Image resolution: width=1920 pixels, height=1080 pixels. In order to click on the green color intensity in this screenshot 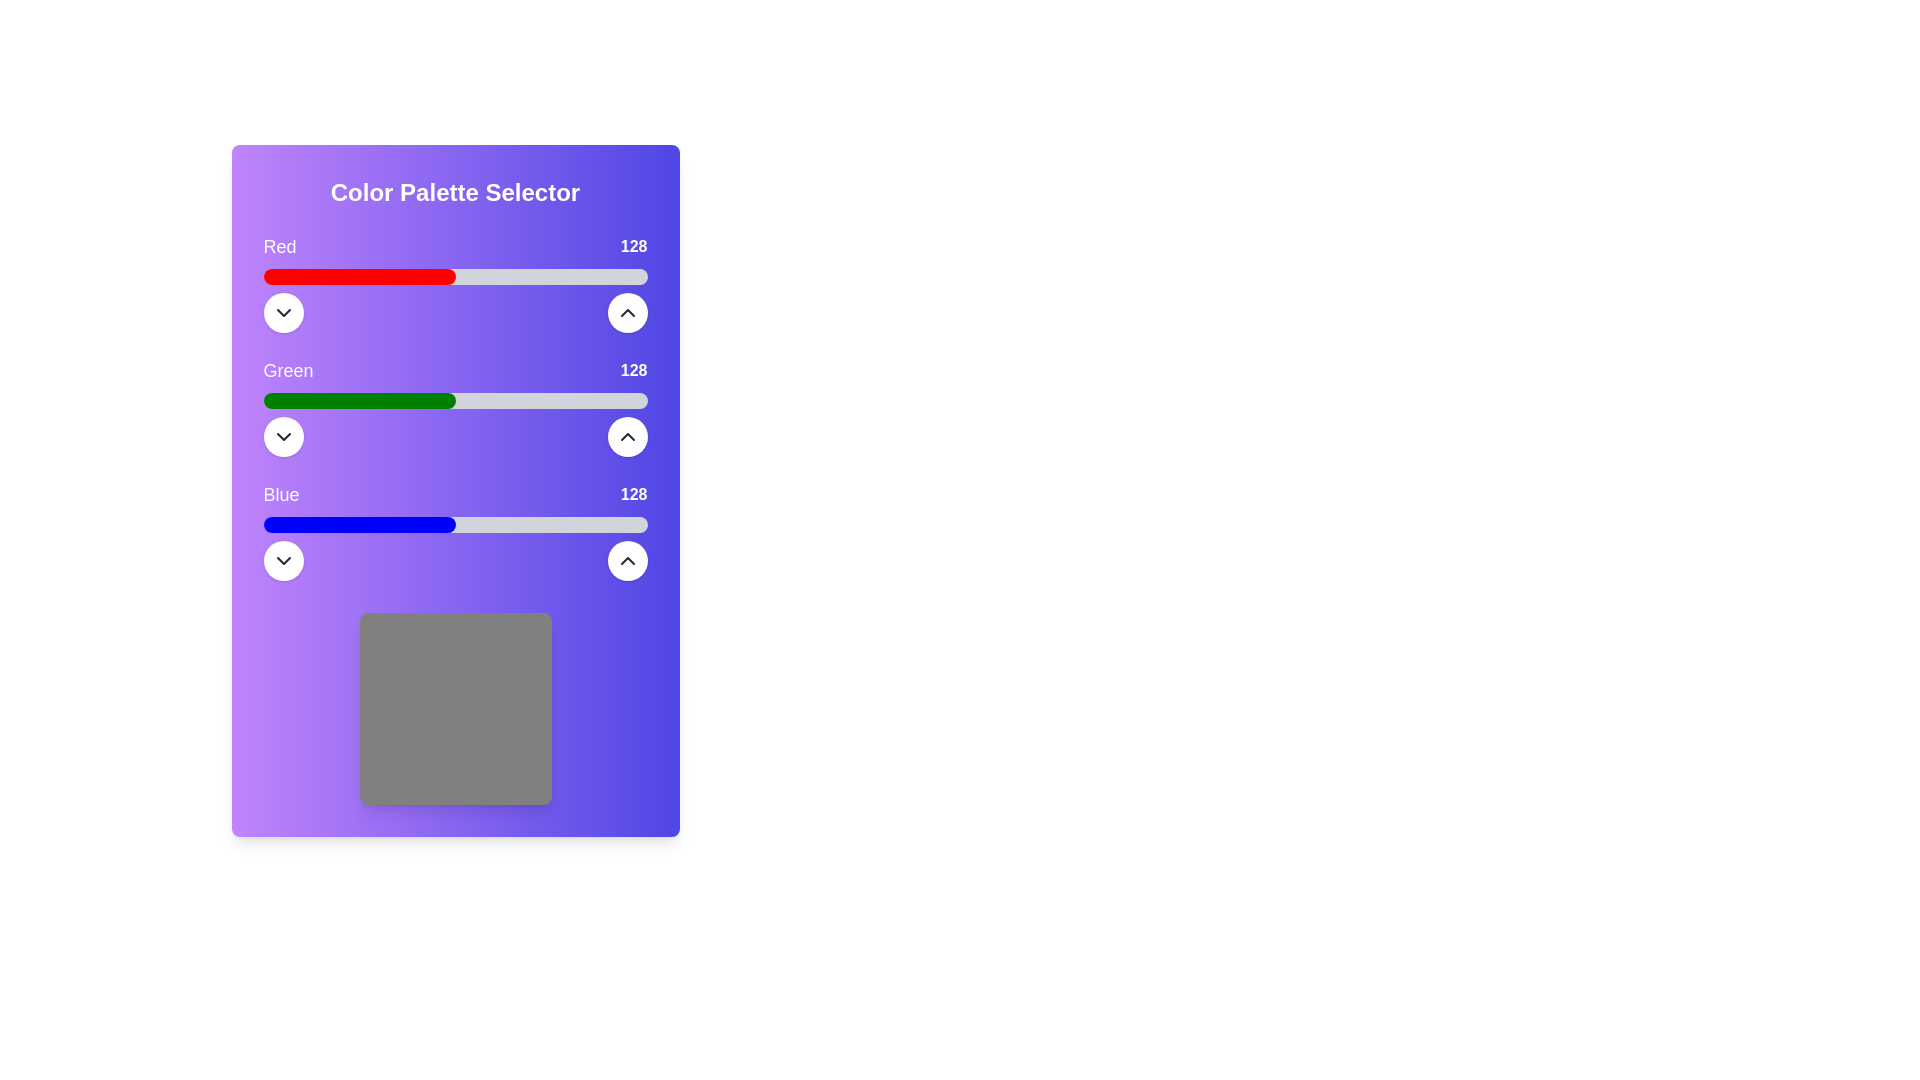, I will do `click(395, 401)`.